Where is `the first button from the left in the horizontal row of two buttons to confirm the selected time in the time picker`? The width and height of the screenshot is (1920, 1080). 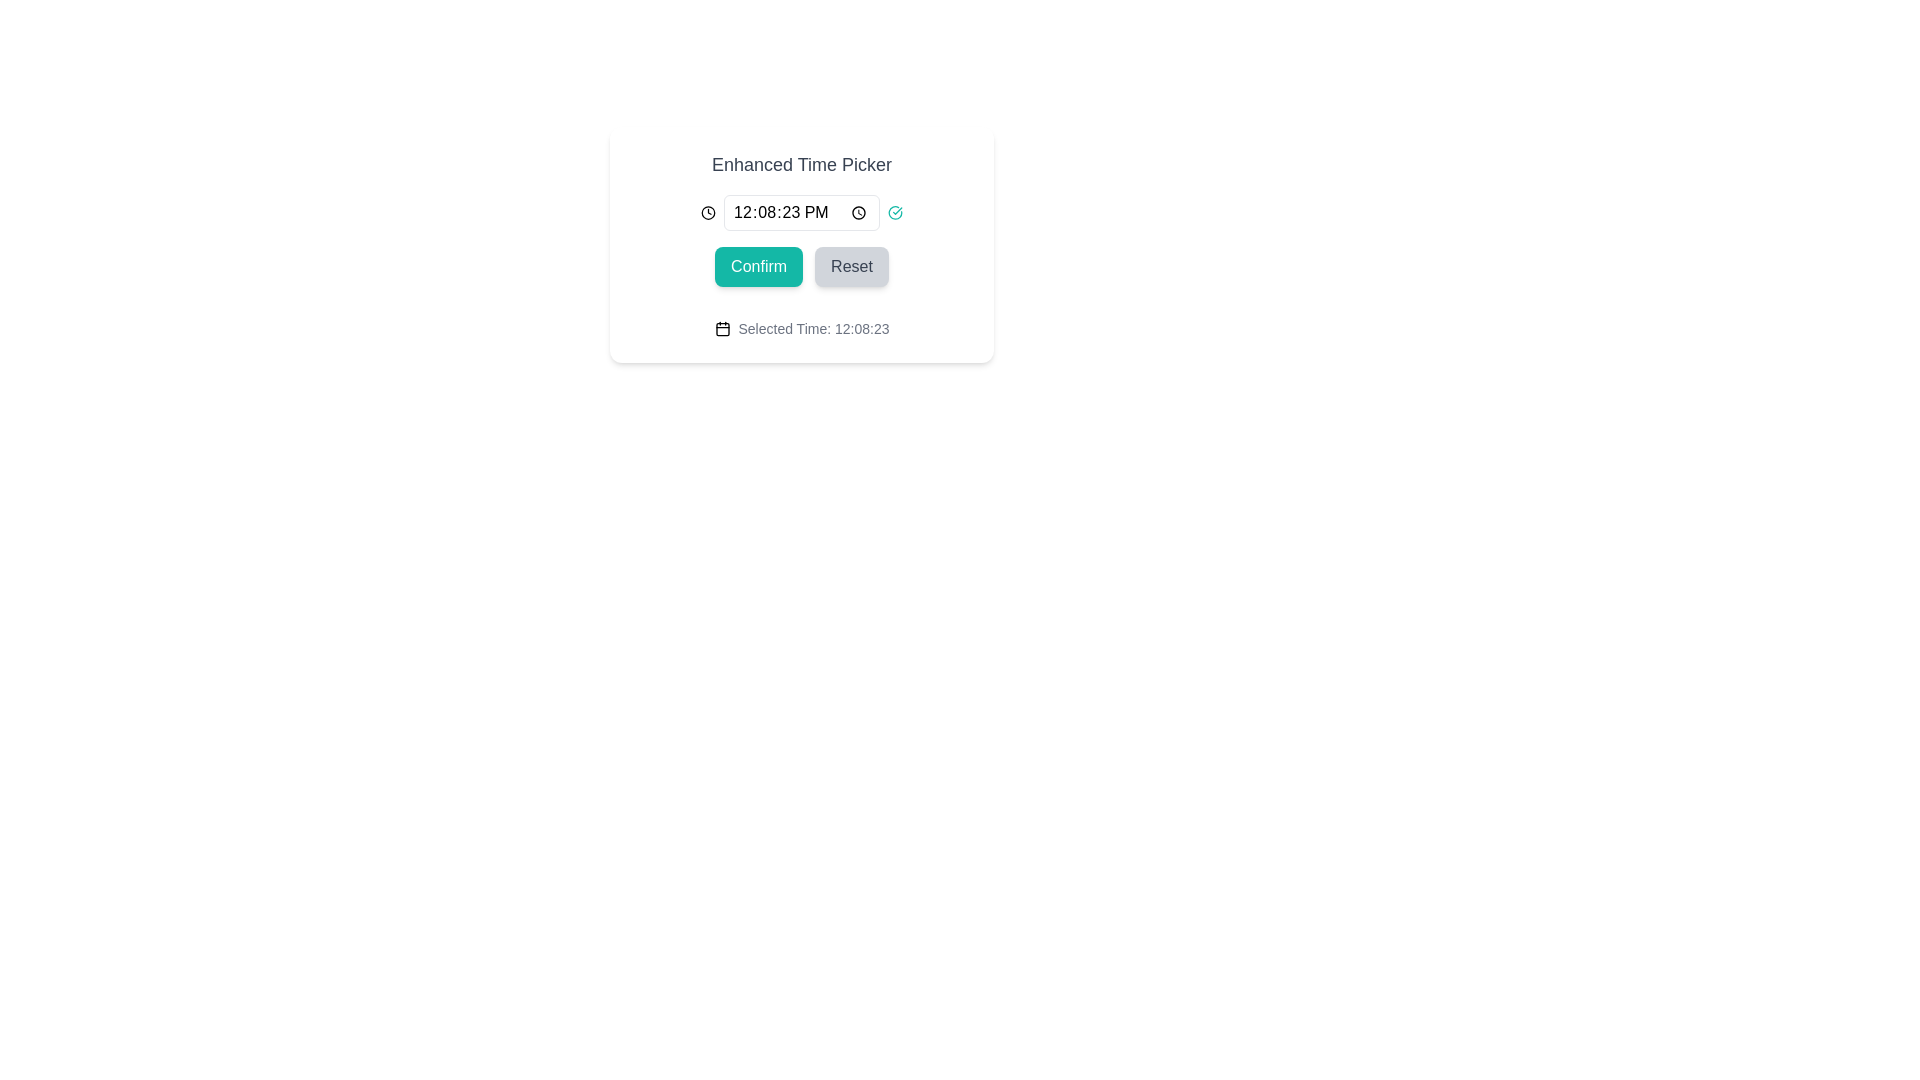
the first button from the left in the horizontal row of two buttons to confirm the selected time in the time picker is located at coordinates (758, 265).